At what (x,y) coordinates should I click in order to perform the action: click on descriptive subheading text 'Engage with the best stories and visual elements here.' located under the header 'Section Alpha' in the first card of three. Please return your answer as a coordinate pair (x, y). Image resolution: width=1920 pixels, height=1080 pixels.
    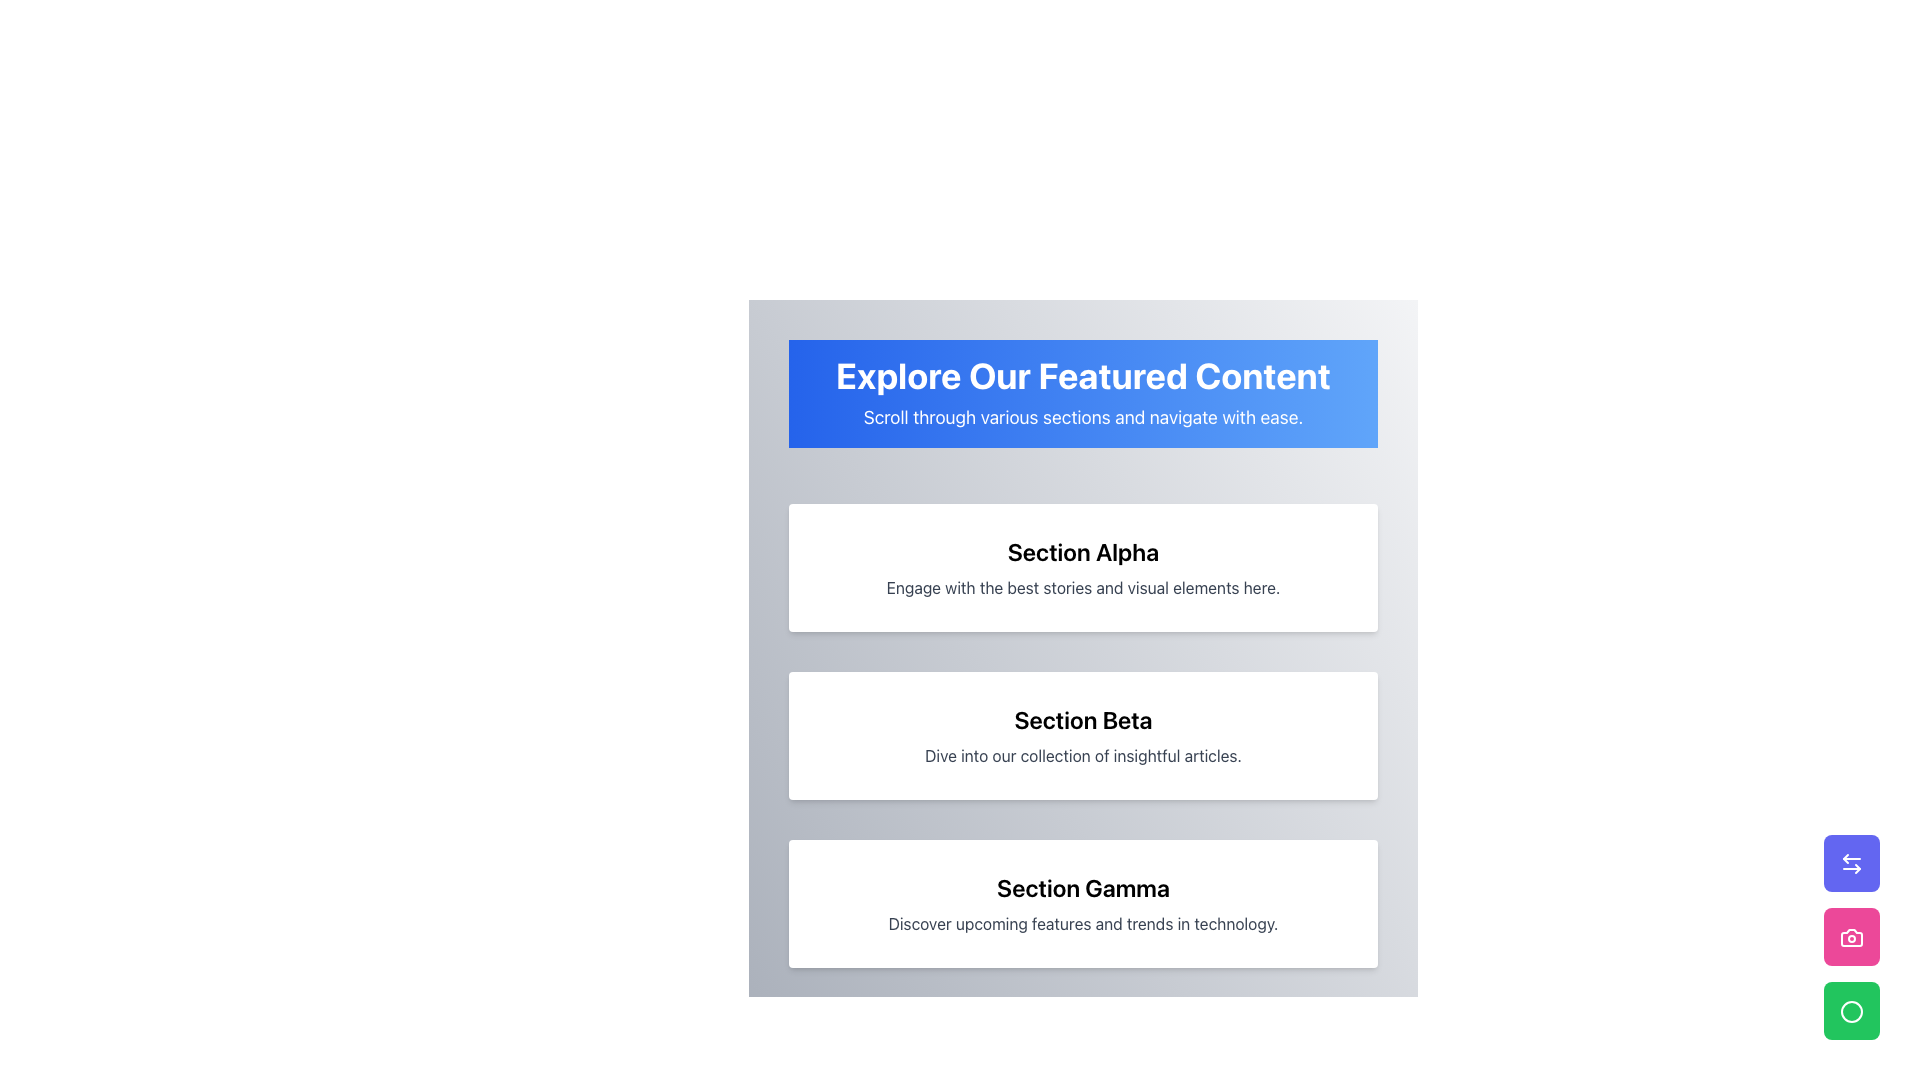
    Looking at the image, I should click on (1082, 586).